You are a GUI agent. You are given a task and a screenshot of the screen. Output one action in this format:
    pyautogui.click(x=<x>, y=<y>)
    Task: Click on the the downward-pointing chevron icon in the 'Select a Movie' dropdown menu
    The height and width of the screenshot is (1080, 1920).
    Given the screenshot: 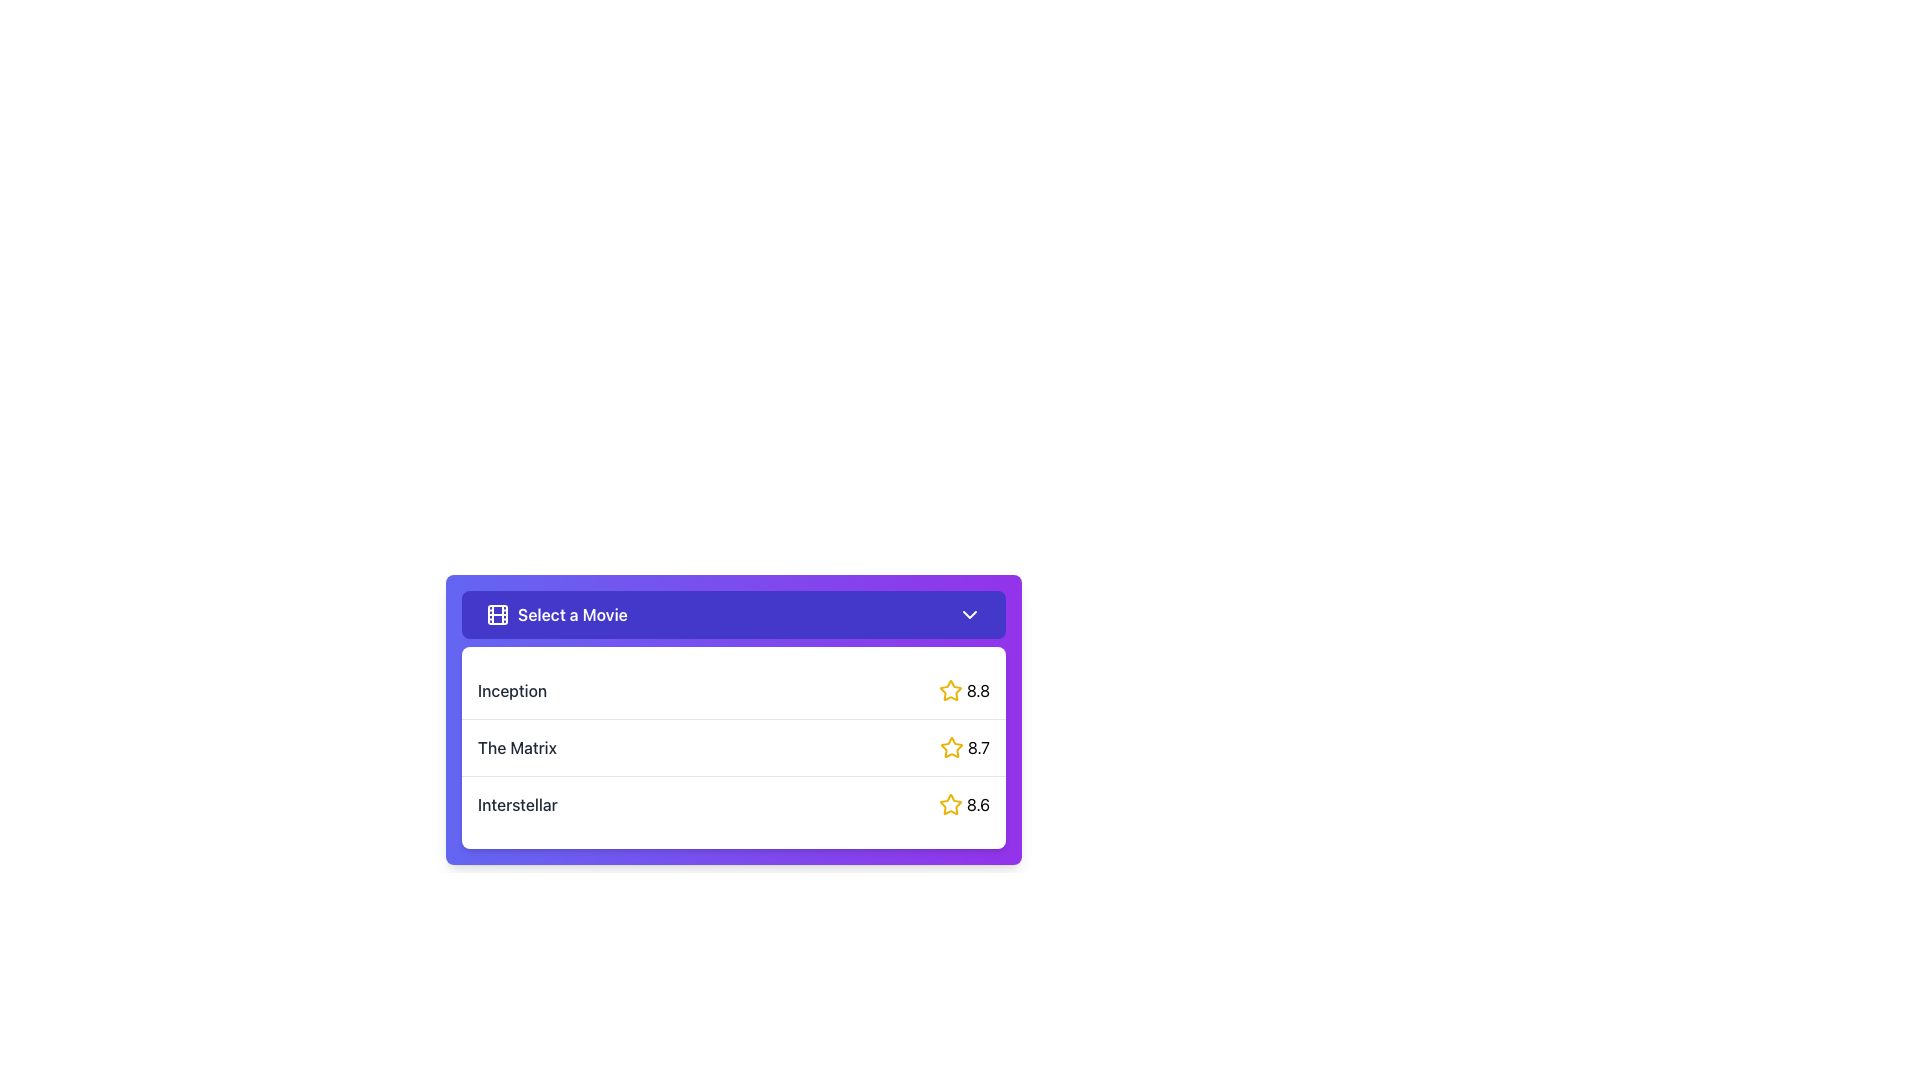 What is the action you would take?
    pyautogui.click(x=969, y=613)
    